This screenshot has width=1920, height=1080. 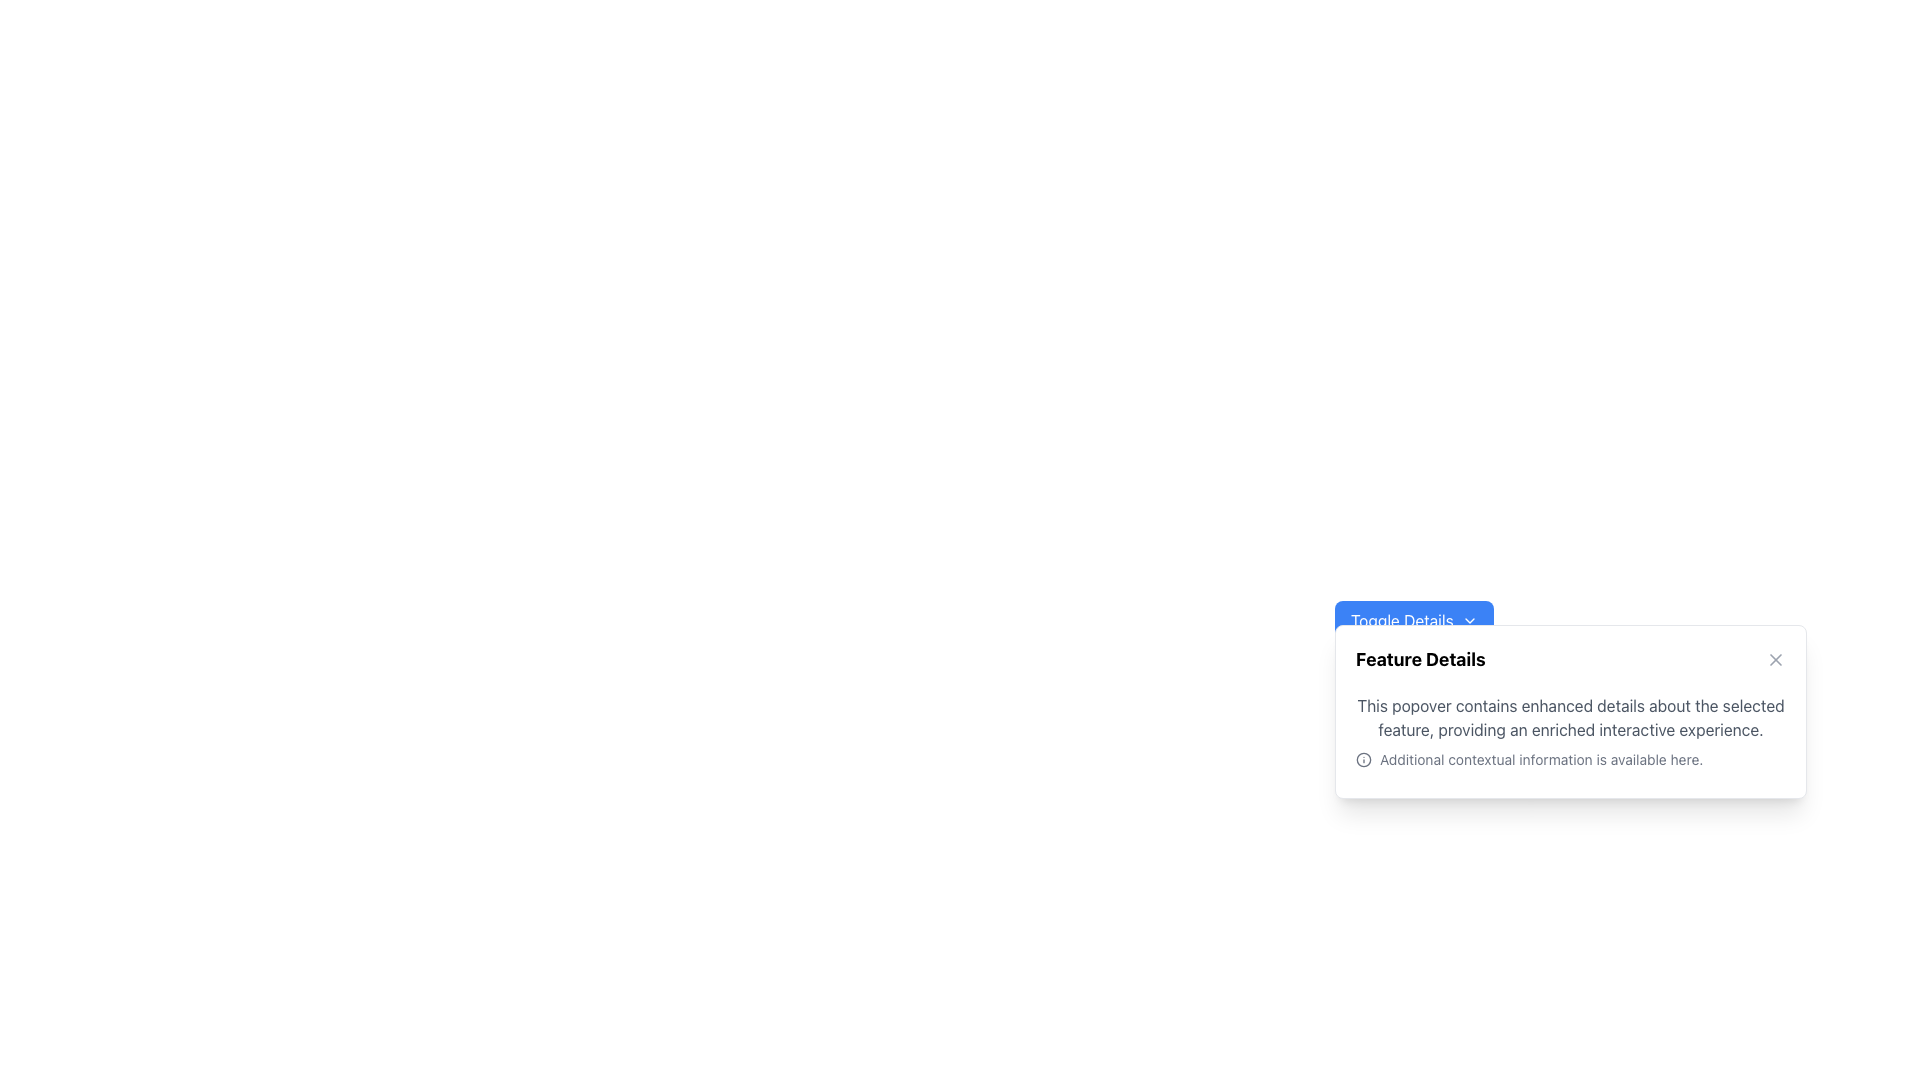 What do you see at coordinates (1469, 620) in the screenshot?
I see `the downward-facing chevron icon within the blue button labeled 'Toggle Details'` at bounding box center [1469, 620].